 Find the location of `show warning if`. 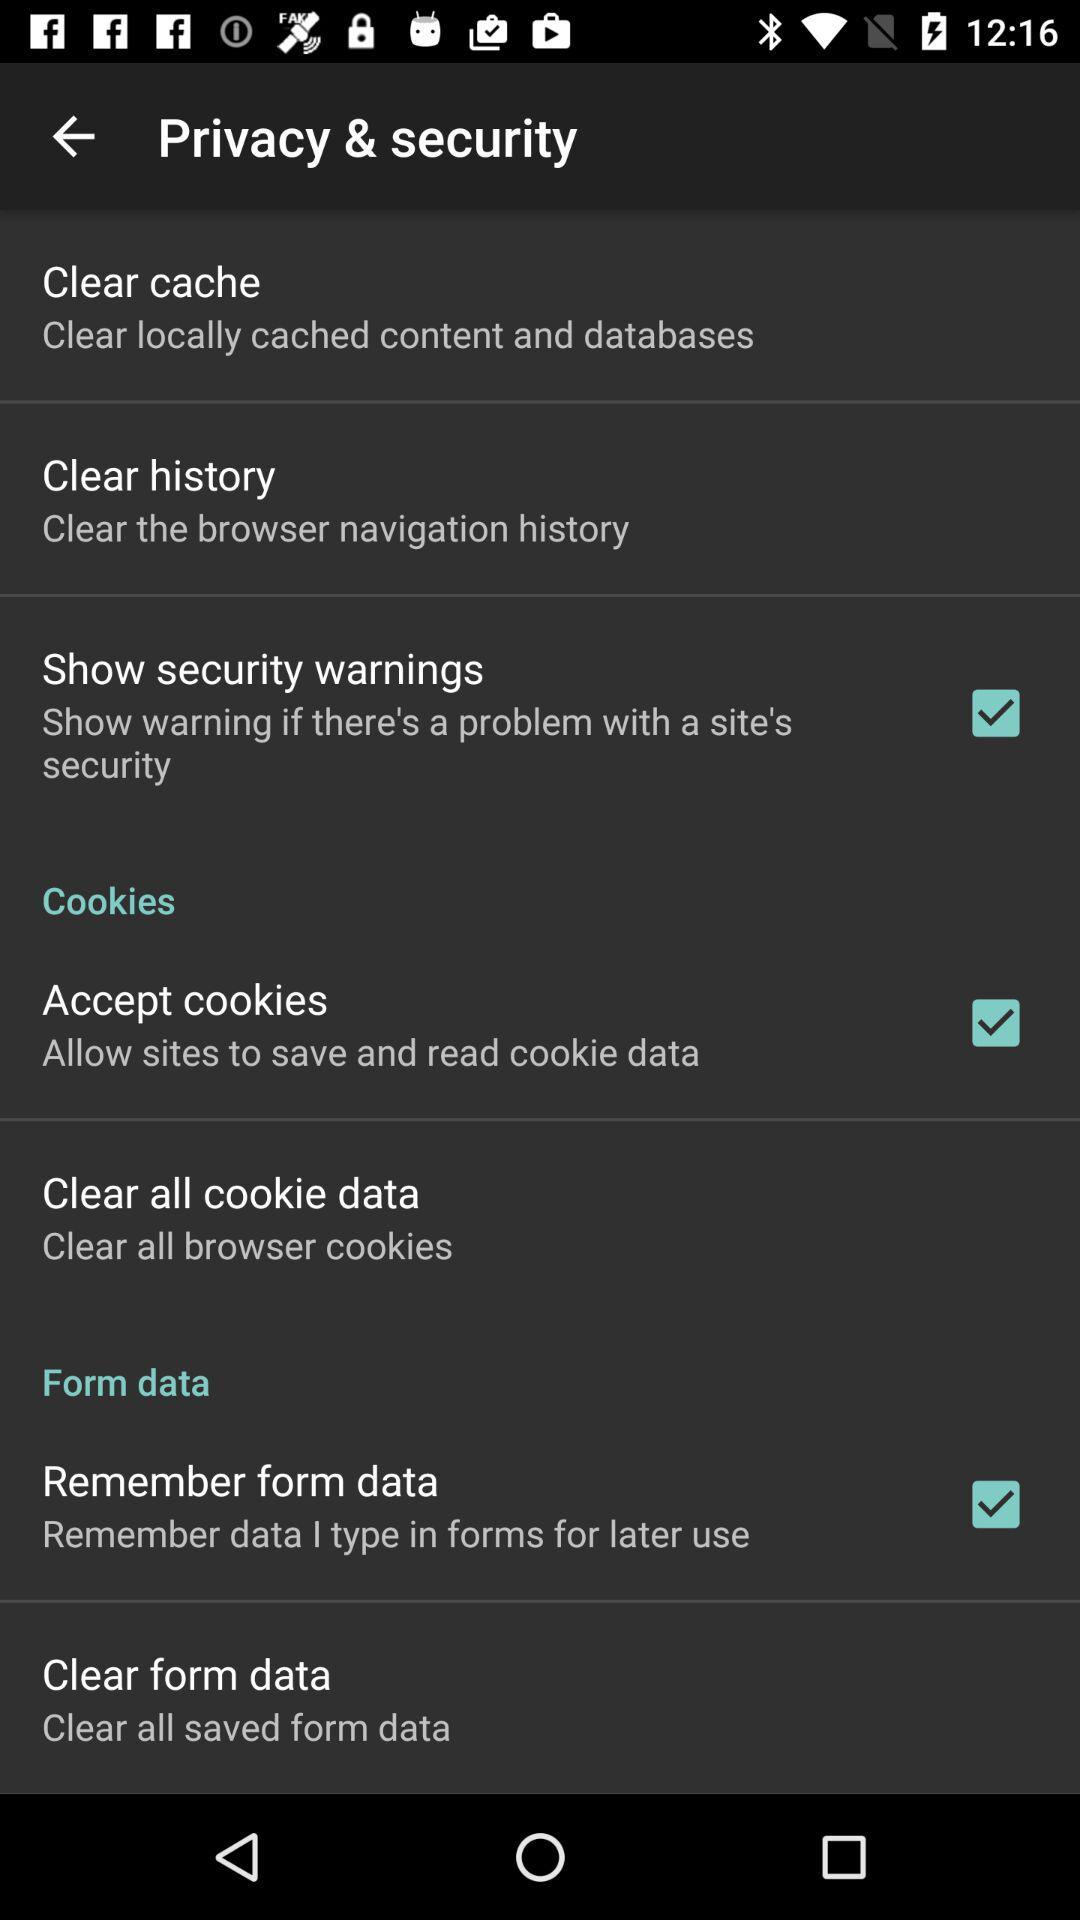

show warning if is located at coordinates (477, 741).